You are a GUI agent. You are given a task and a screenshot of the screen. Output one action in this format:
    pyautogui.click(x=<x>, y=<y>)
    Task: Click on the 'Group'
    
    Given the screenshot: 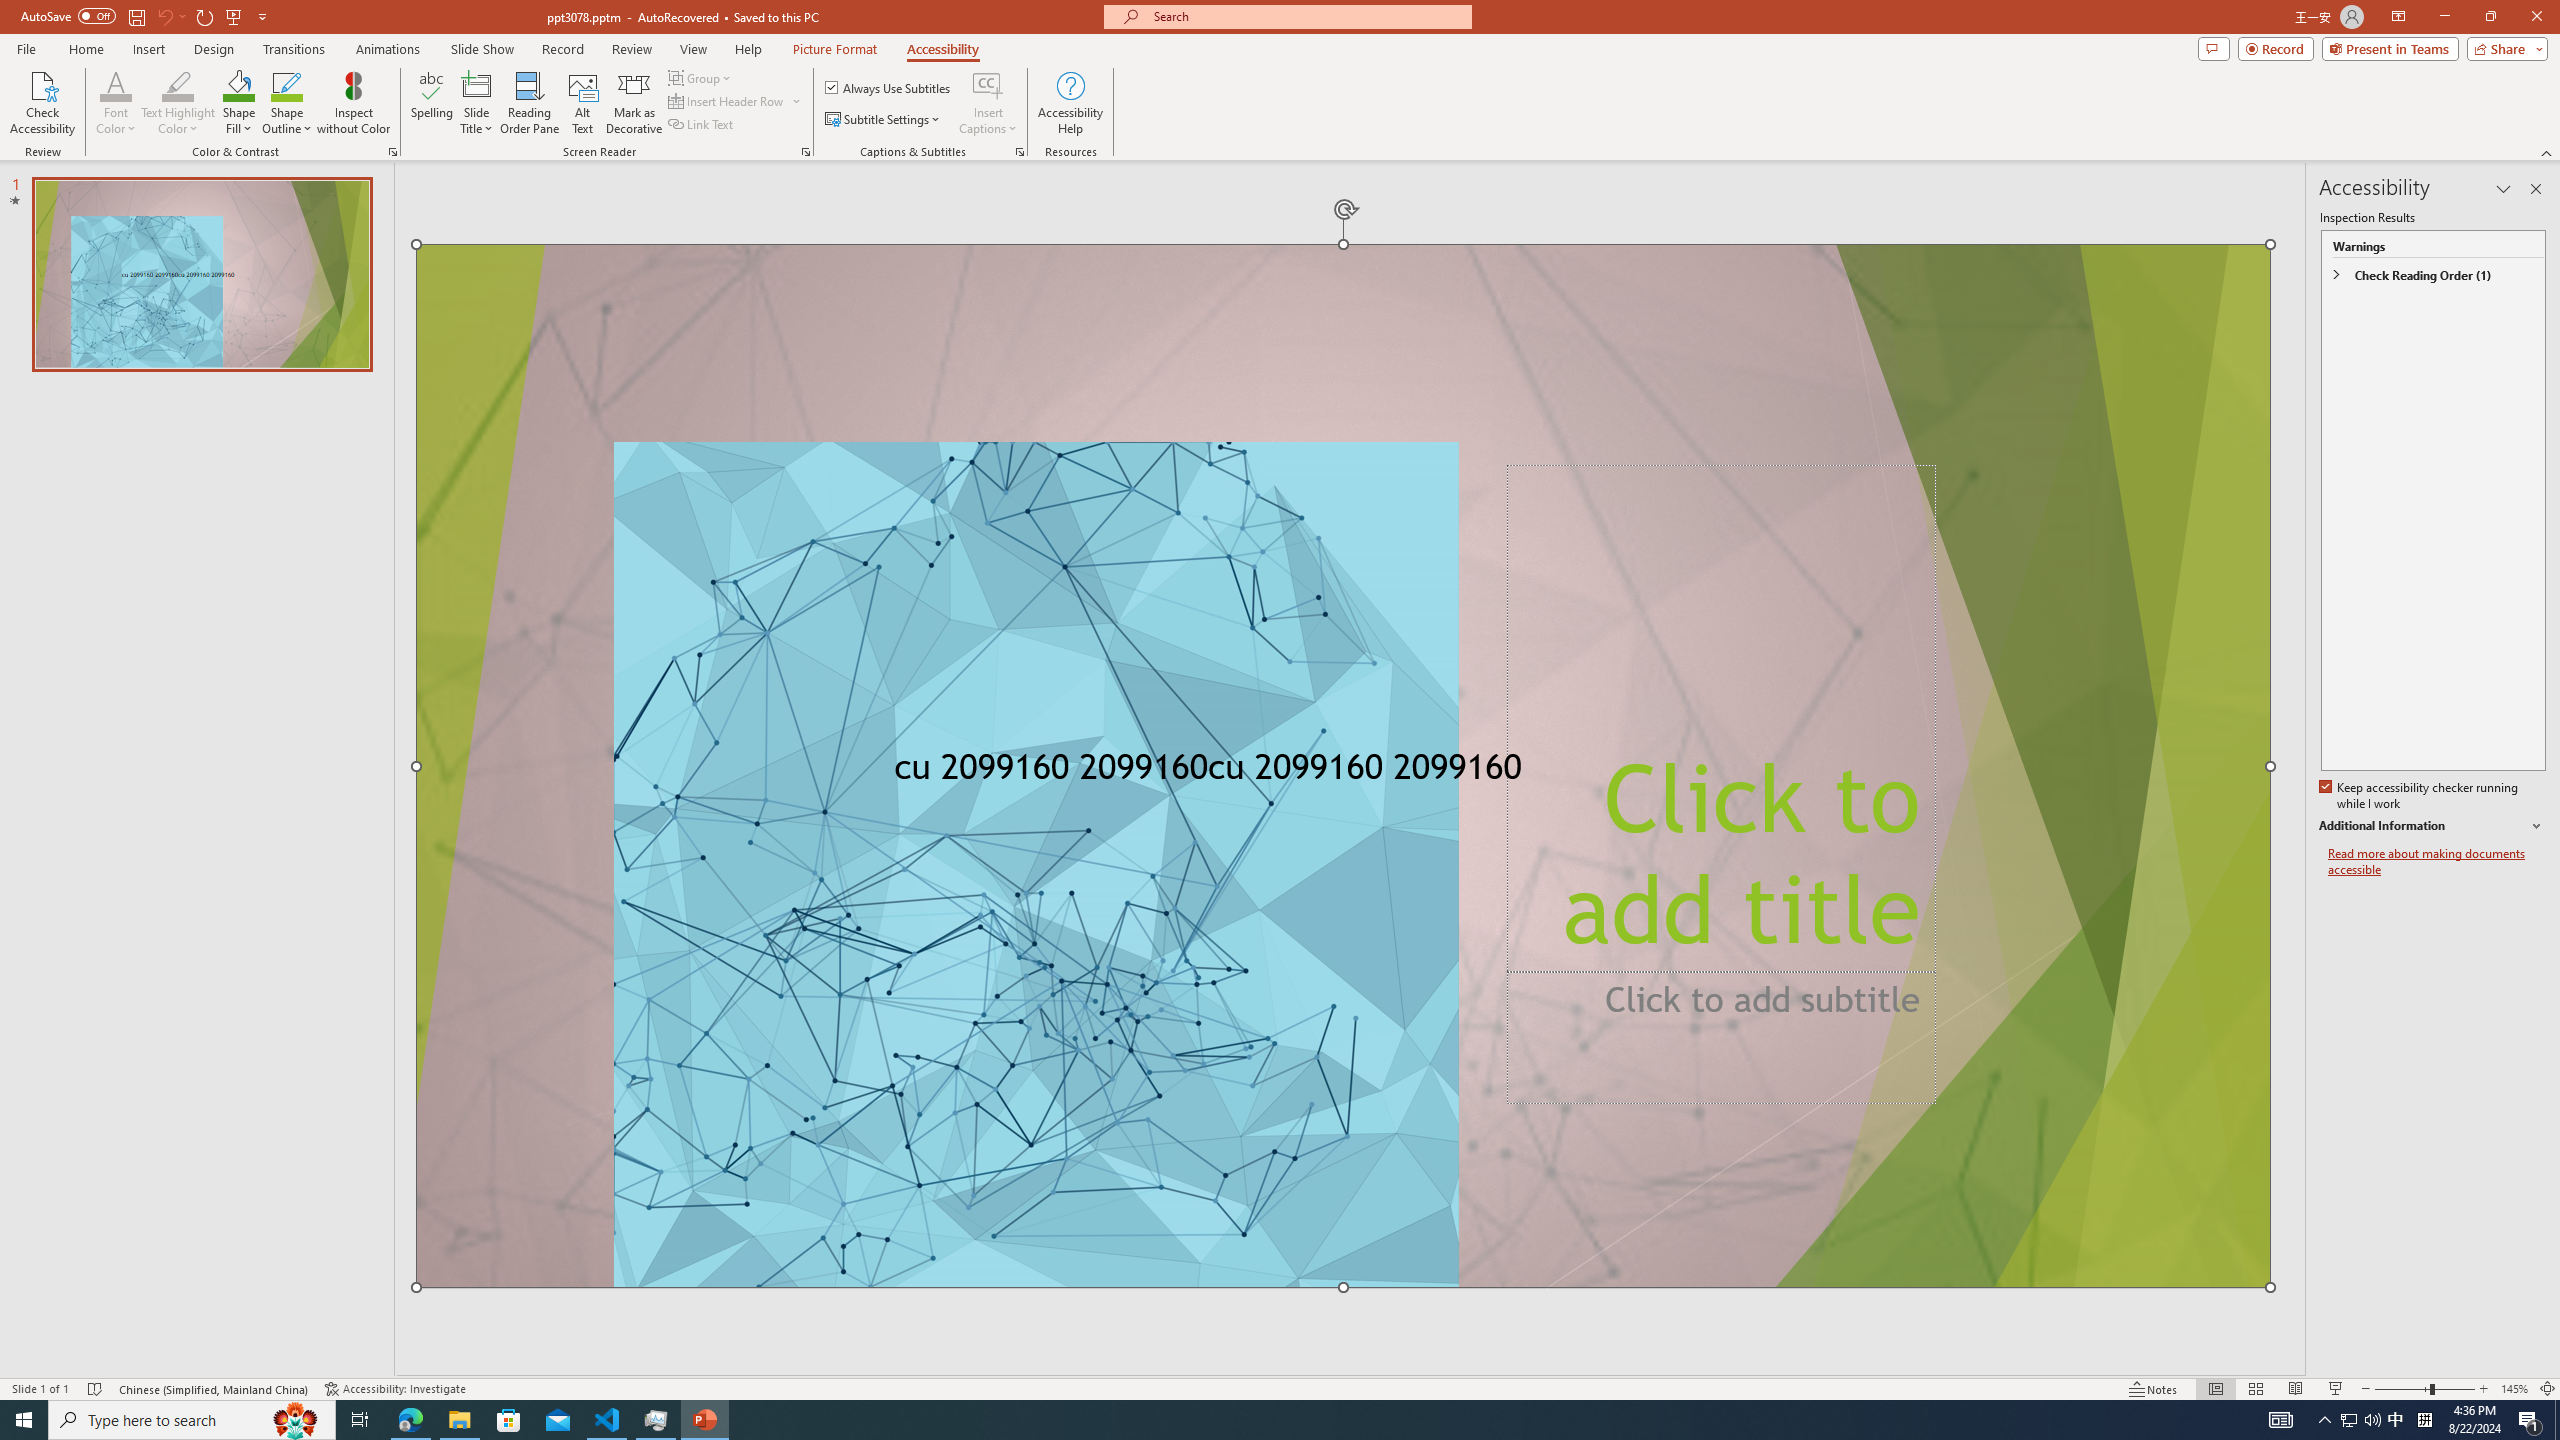 What is the action you would take?
    pyautogui.click(x=701, y=77)
    